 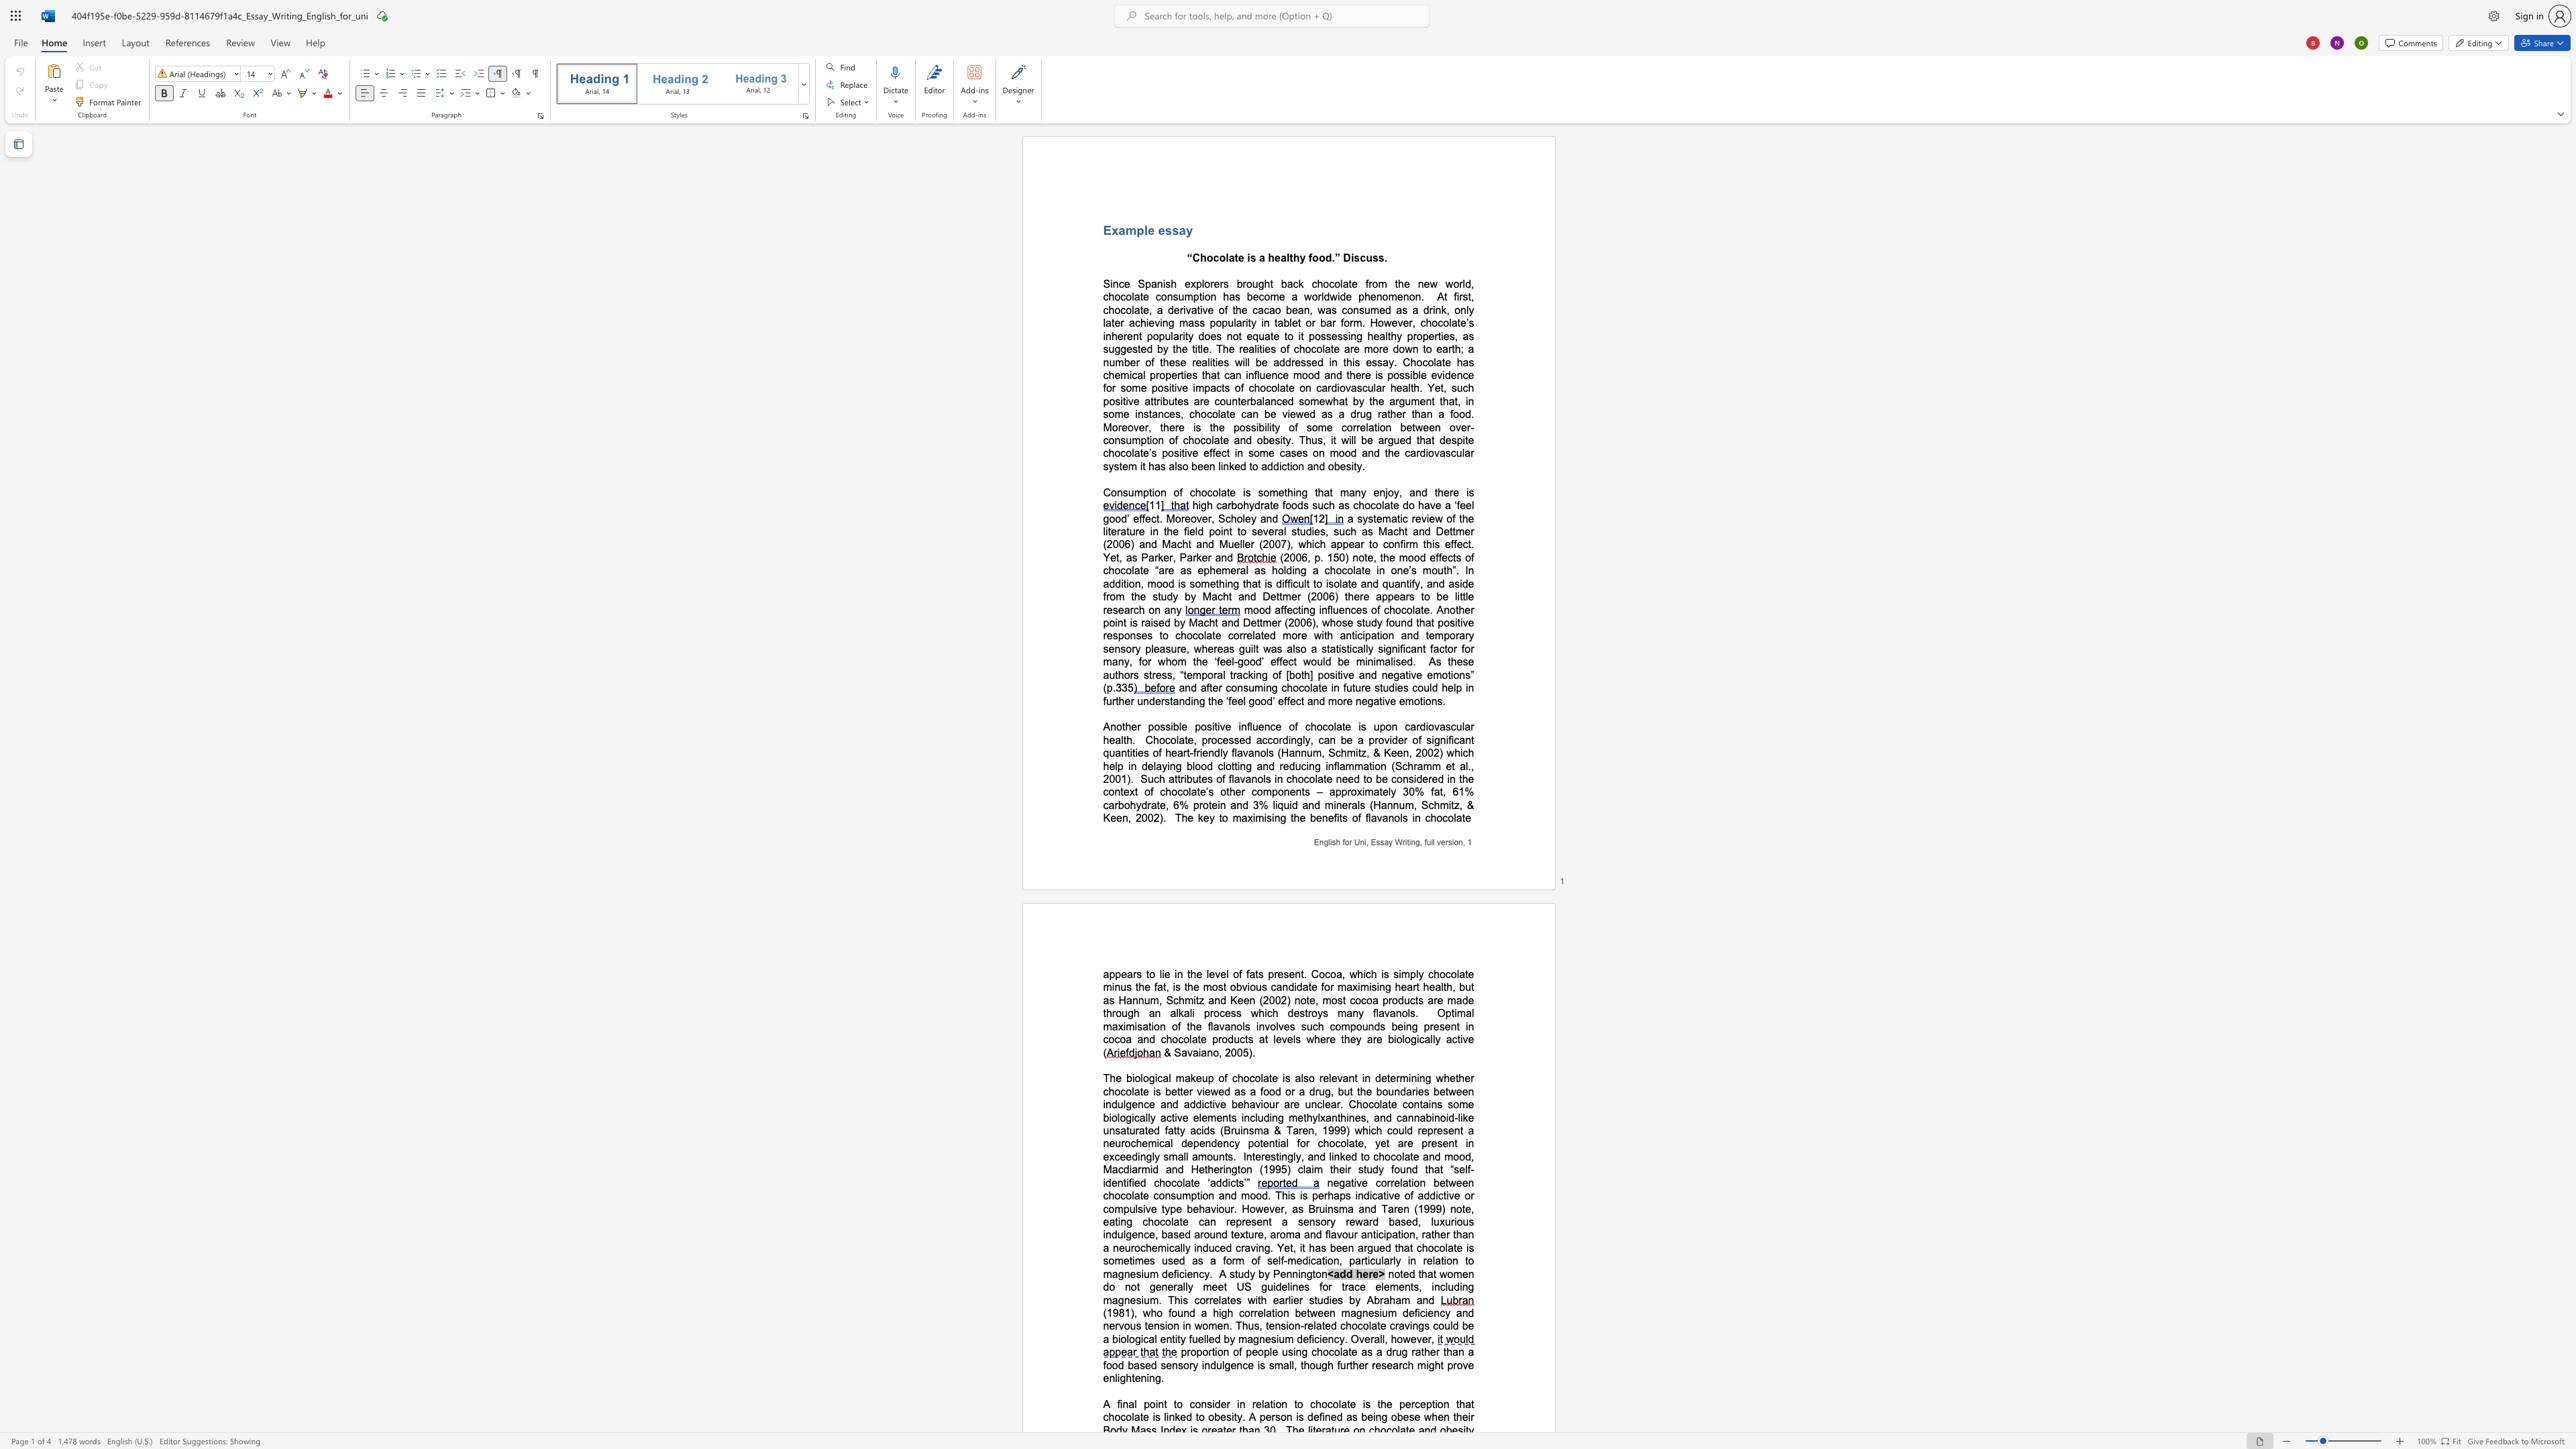 I want to click on the subset text "ller (2007" within the text "a systematic review of the literature in the field point to several studies, such as Macht and Dettmer (2006) and Macht and Mueller (2007), which", so click(x=1238, y=543).